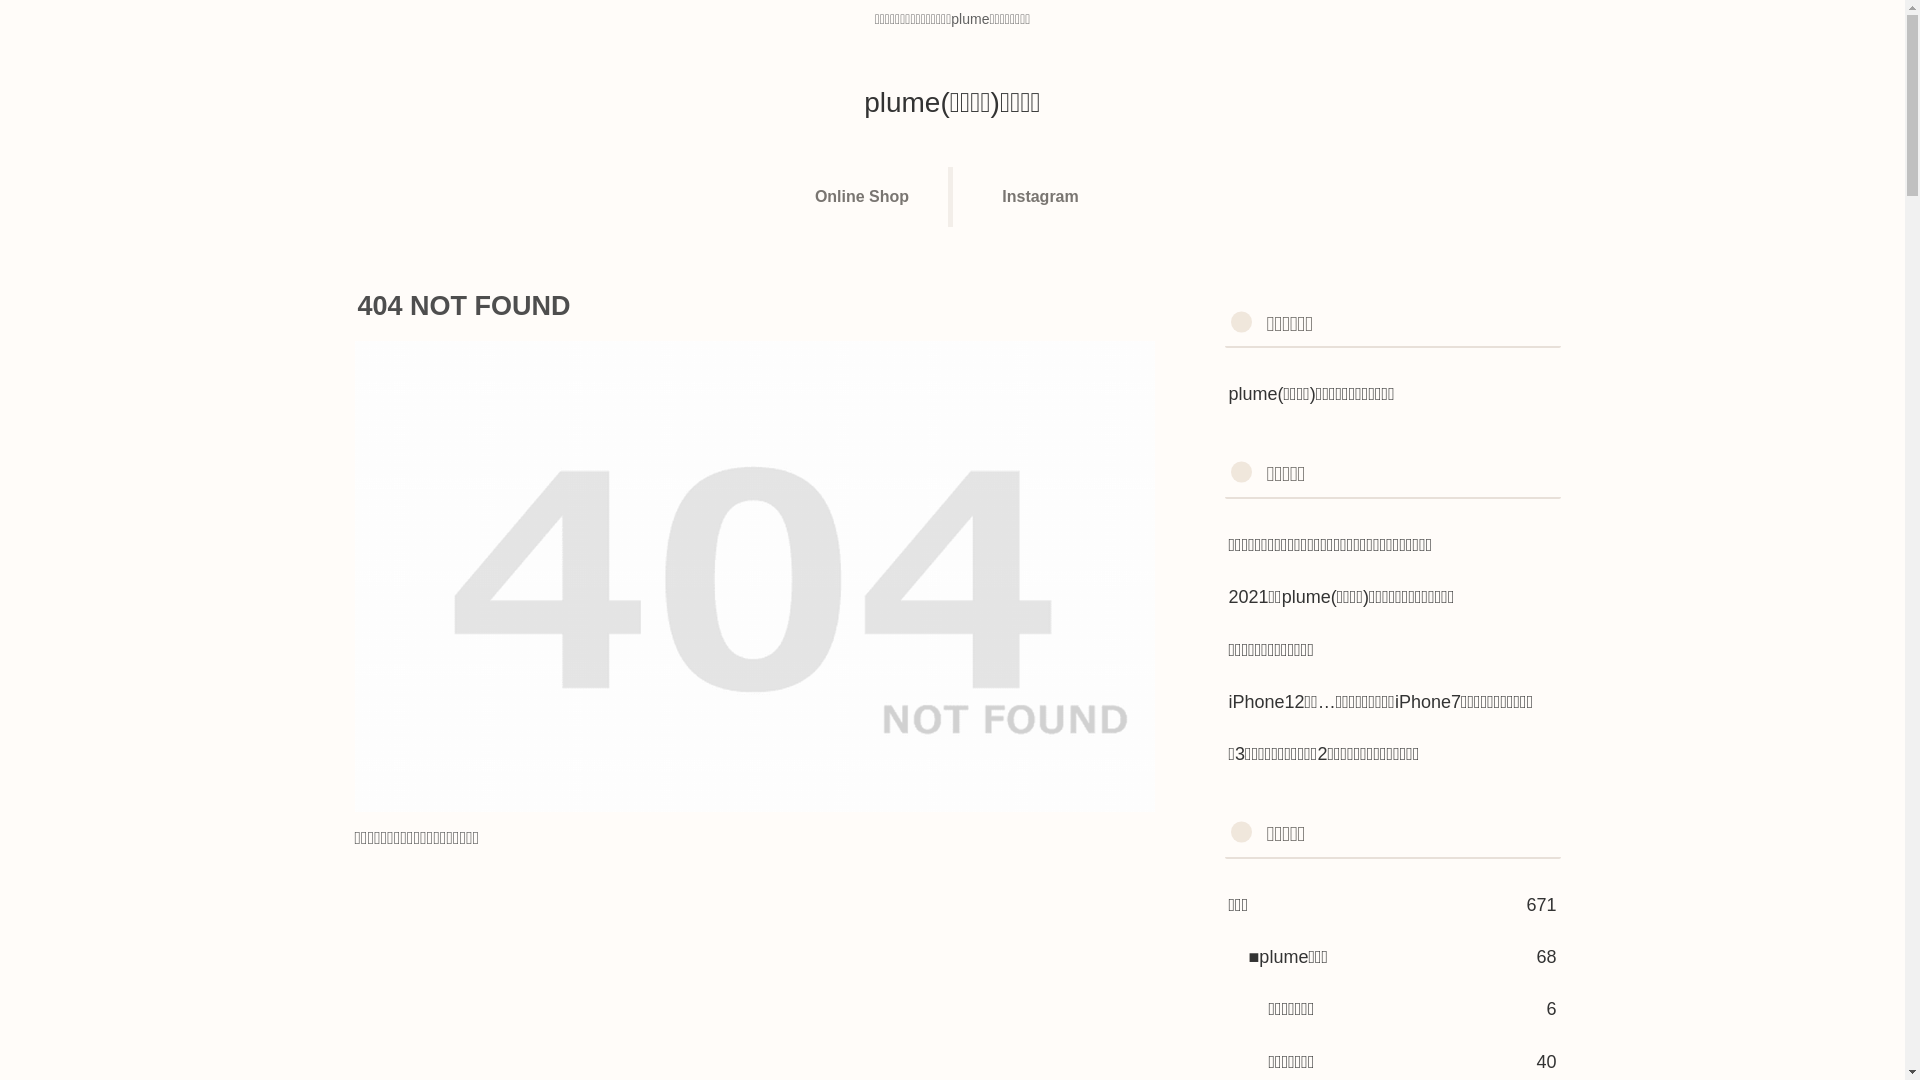 The image size is (1920, 1080). I want to click on 'Online Shop', so click(864, 196).